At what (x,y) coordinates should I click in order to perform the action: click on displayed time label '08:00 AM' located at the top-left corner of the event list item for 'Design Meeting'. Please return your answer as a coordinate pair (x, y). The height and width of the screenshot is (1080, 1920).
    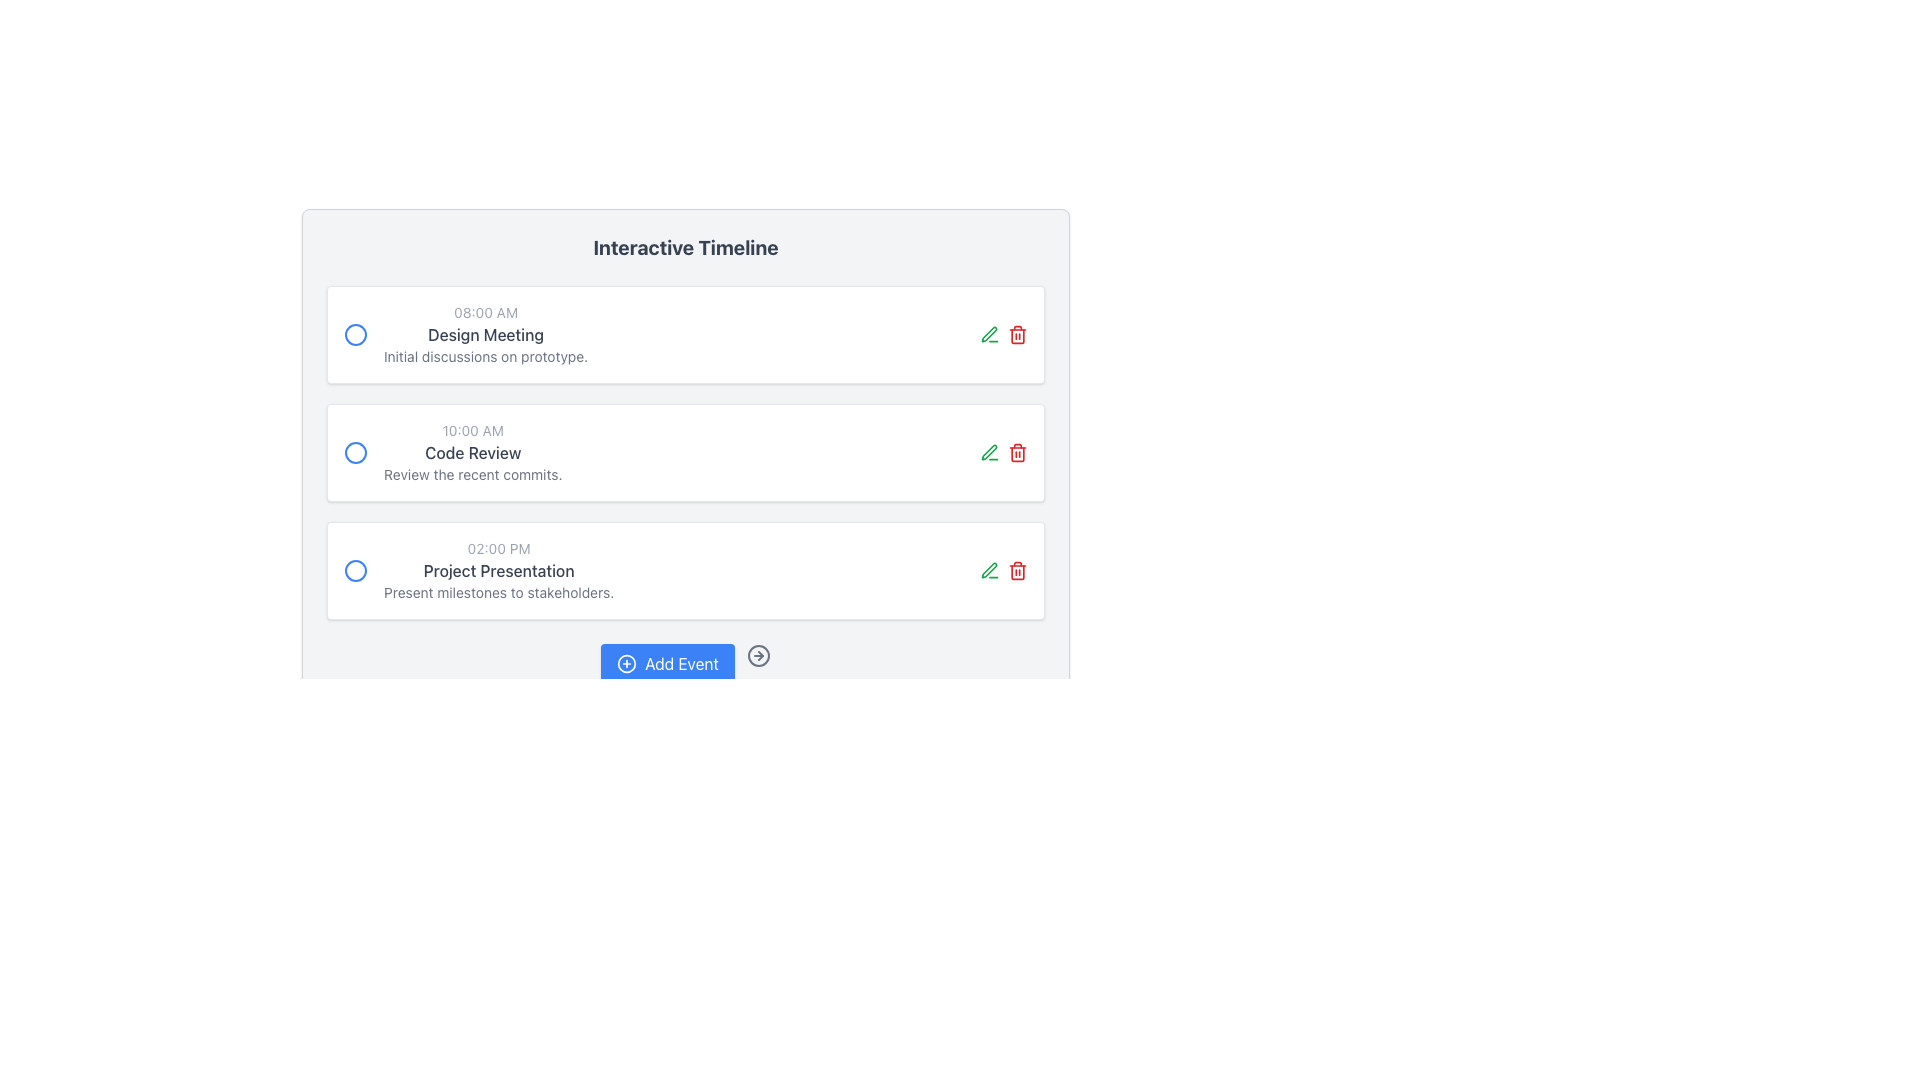
    Looking at the image, I should click on (486, 312).